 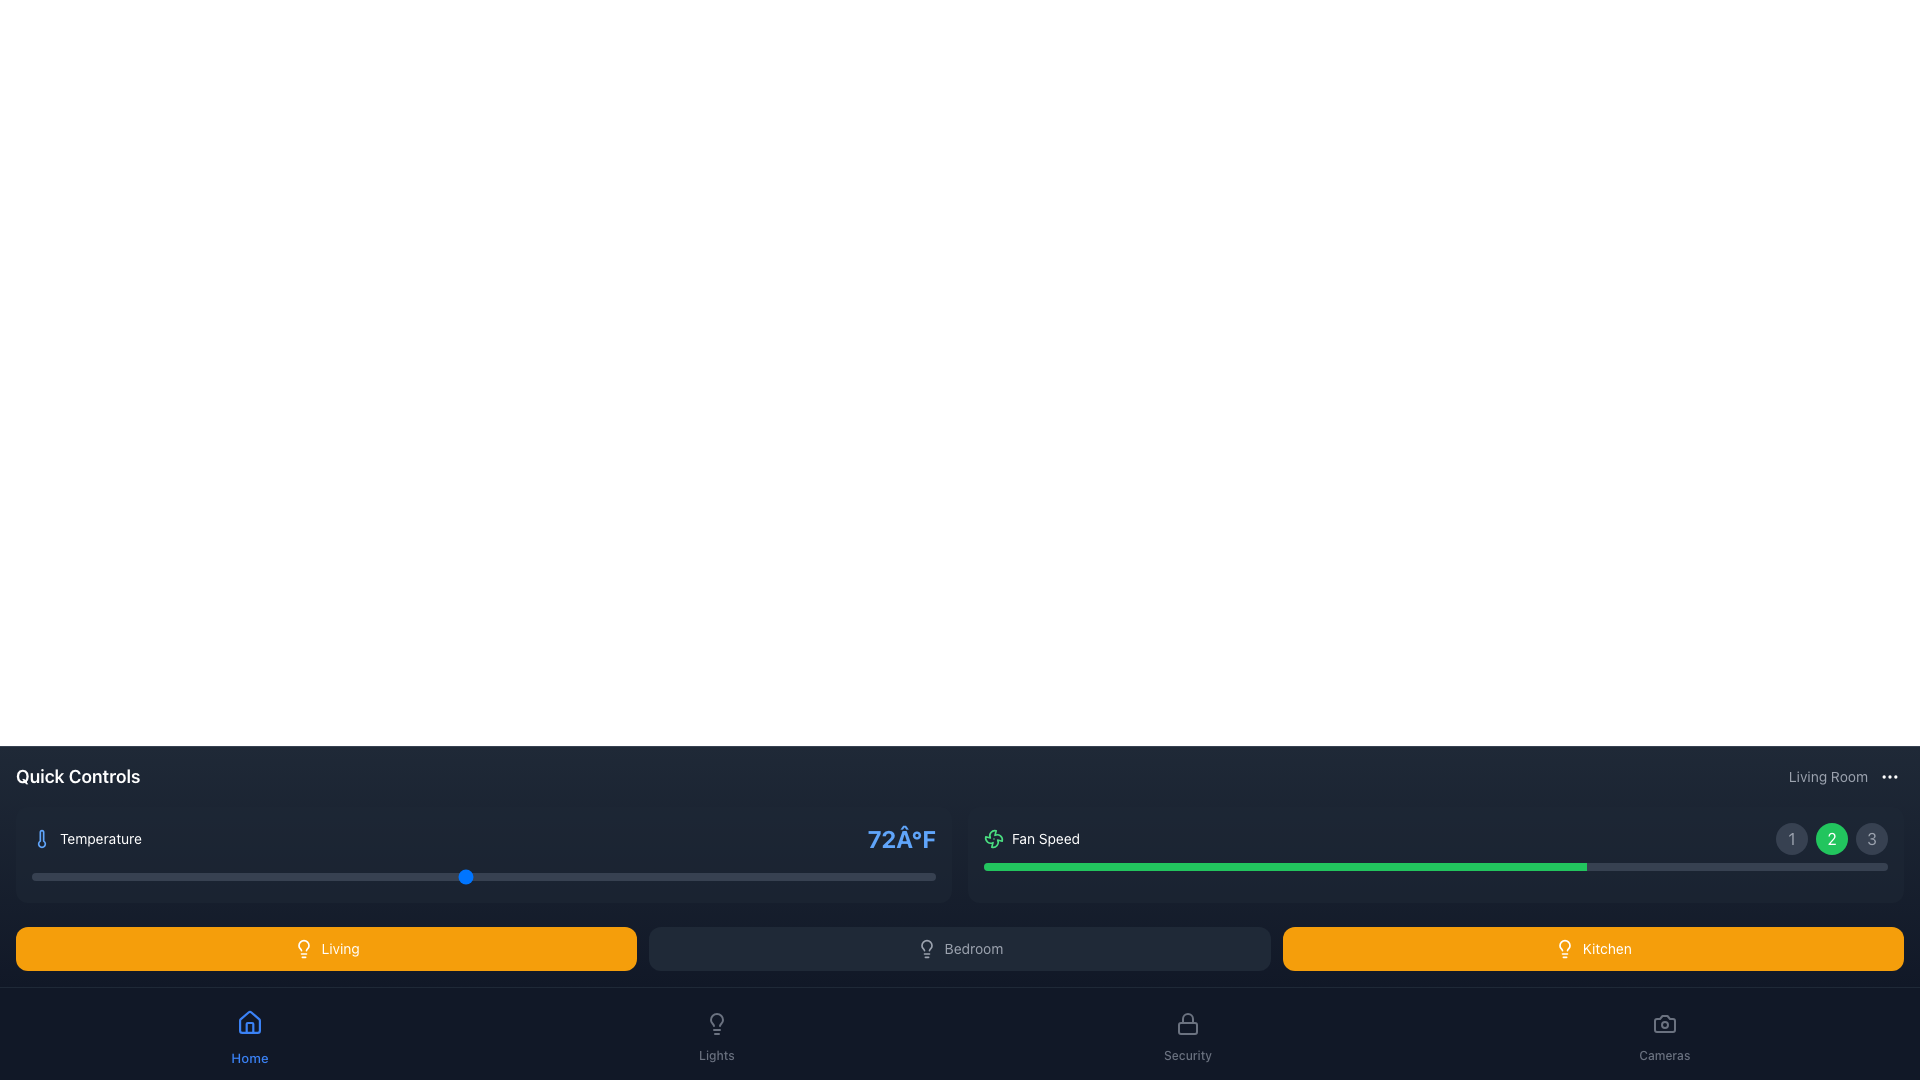 I want to click on the temperature, so click(x=790, y=875).